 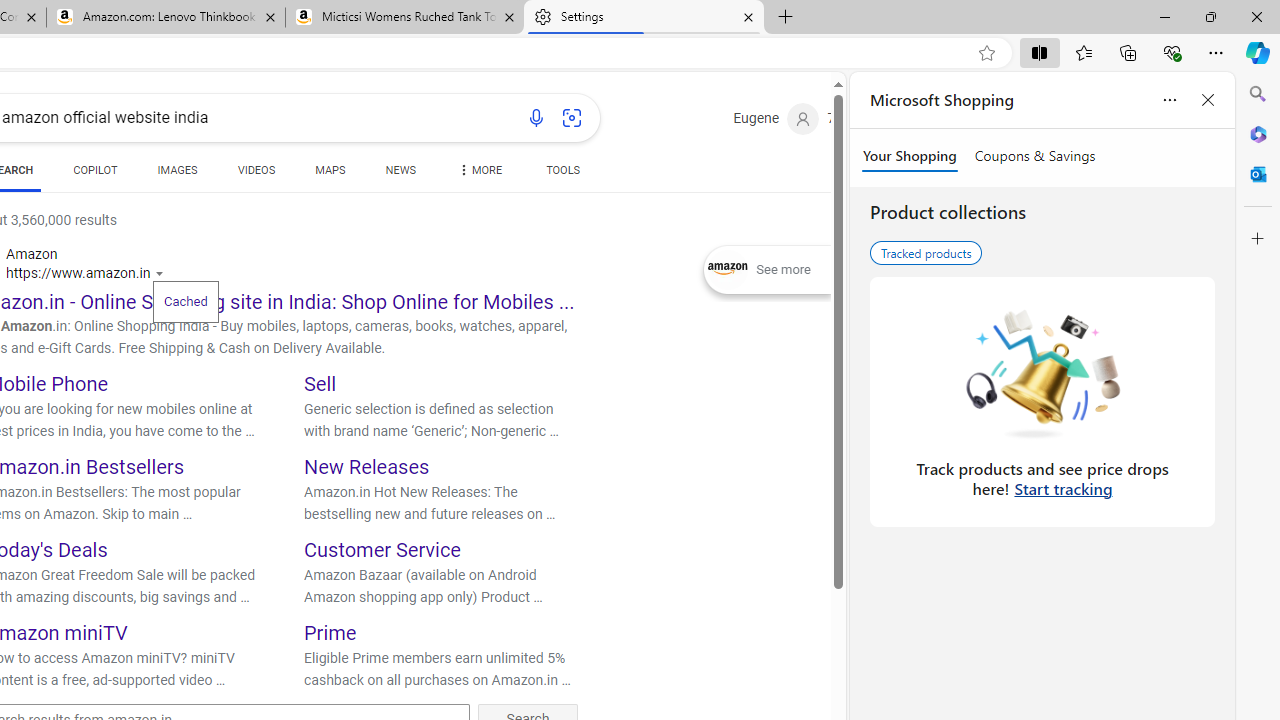 I want to click on 'COPILOT', so click(x=94, y=172).